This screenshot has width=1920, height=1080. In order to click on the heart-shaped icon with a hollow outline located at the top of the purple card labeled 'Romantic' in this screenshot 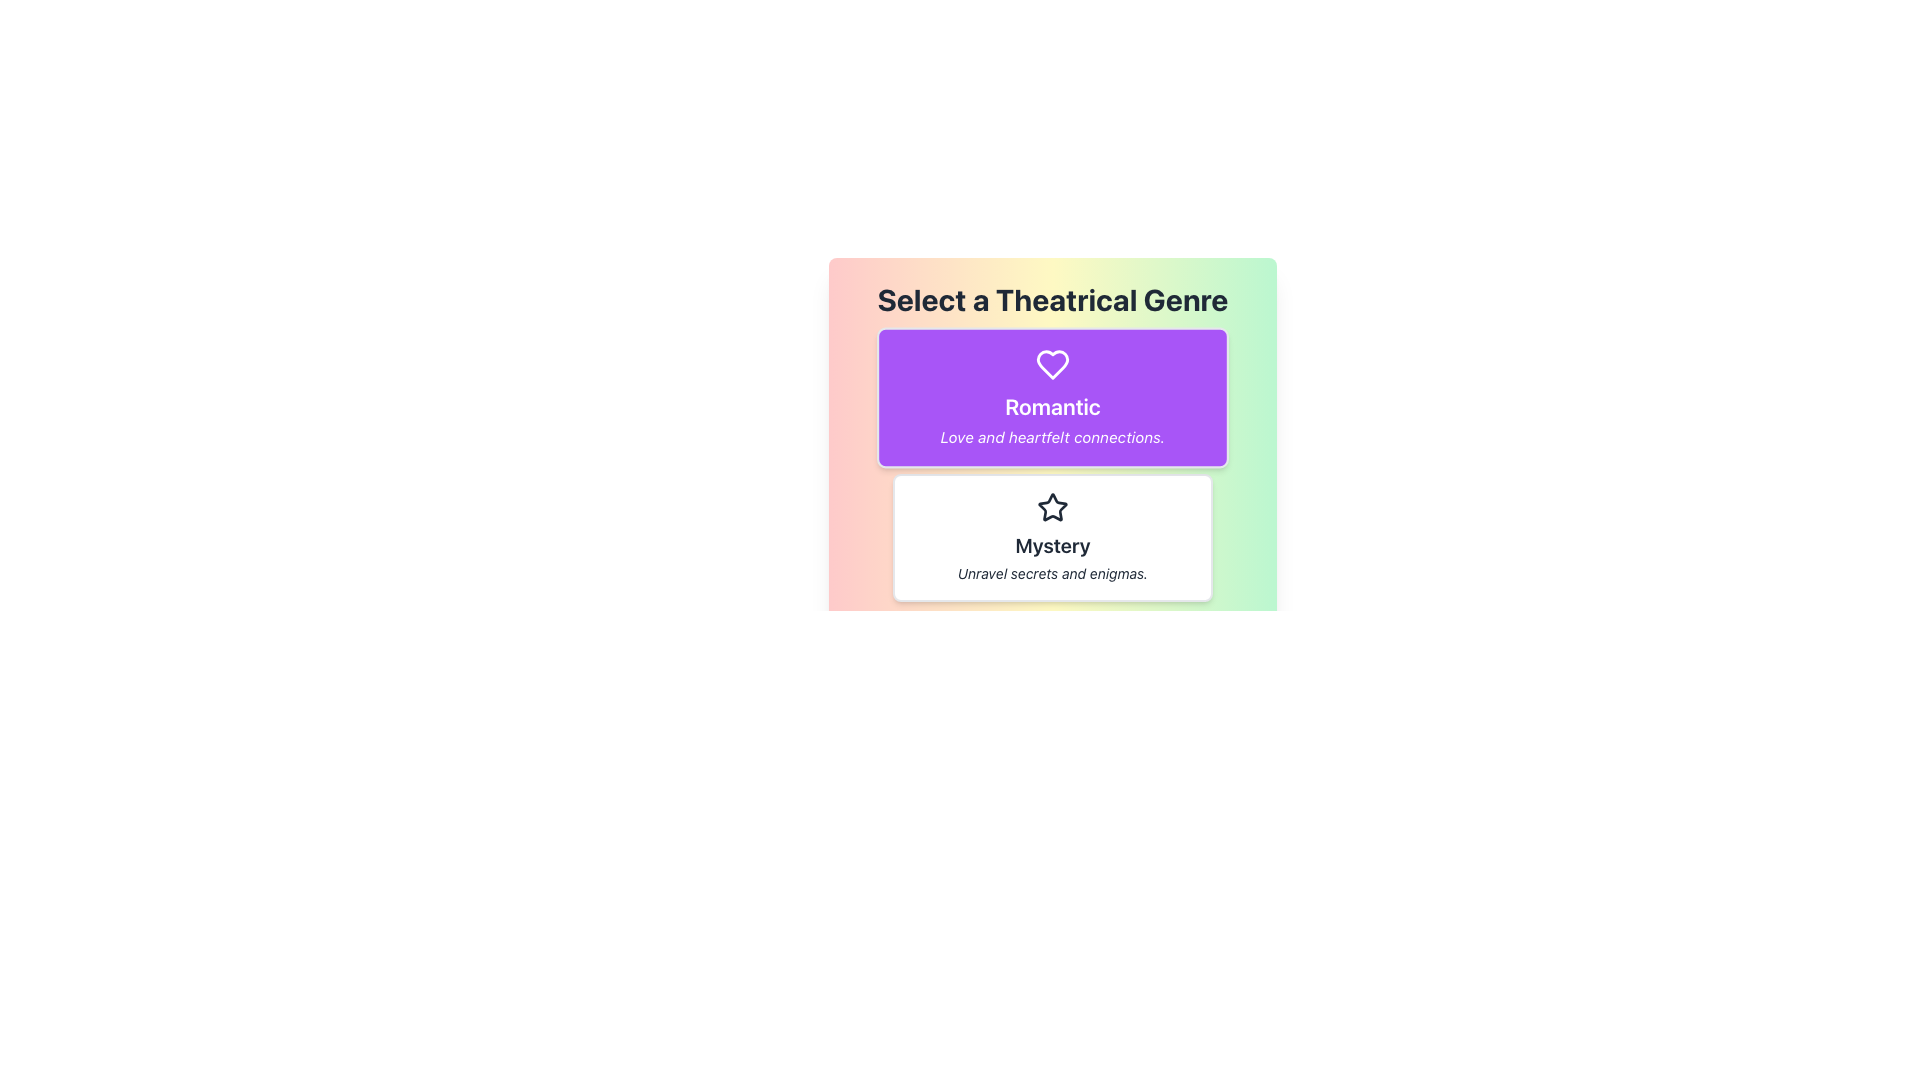, I will do `click(1051, 365)`.